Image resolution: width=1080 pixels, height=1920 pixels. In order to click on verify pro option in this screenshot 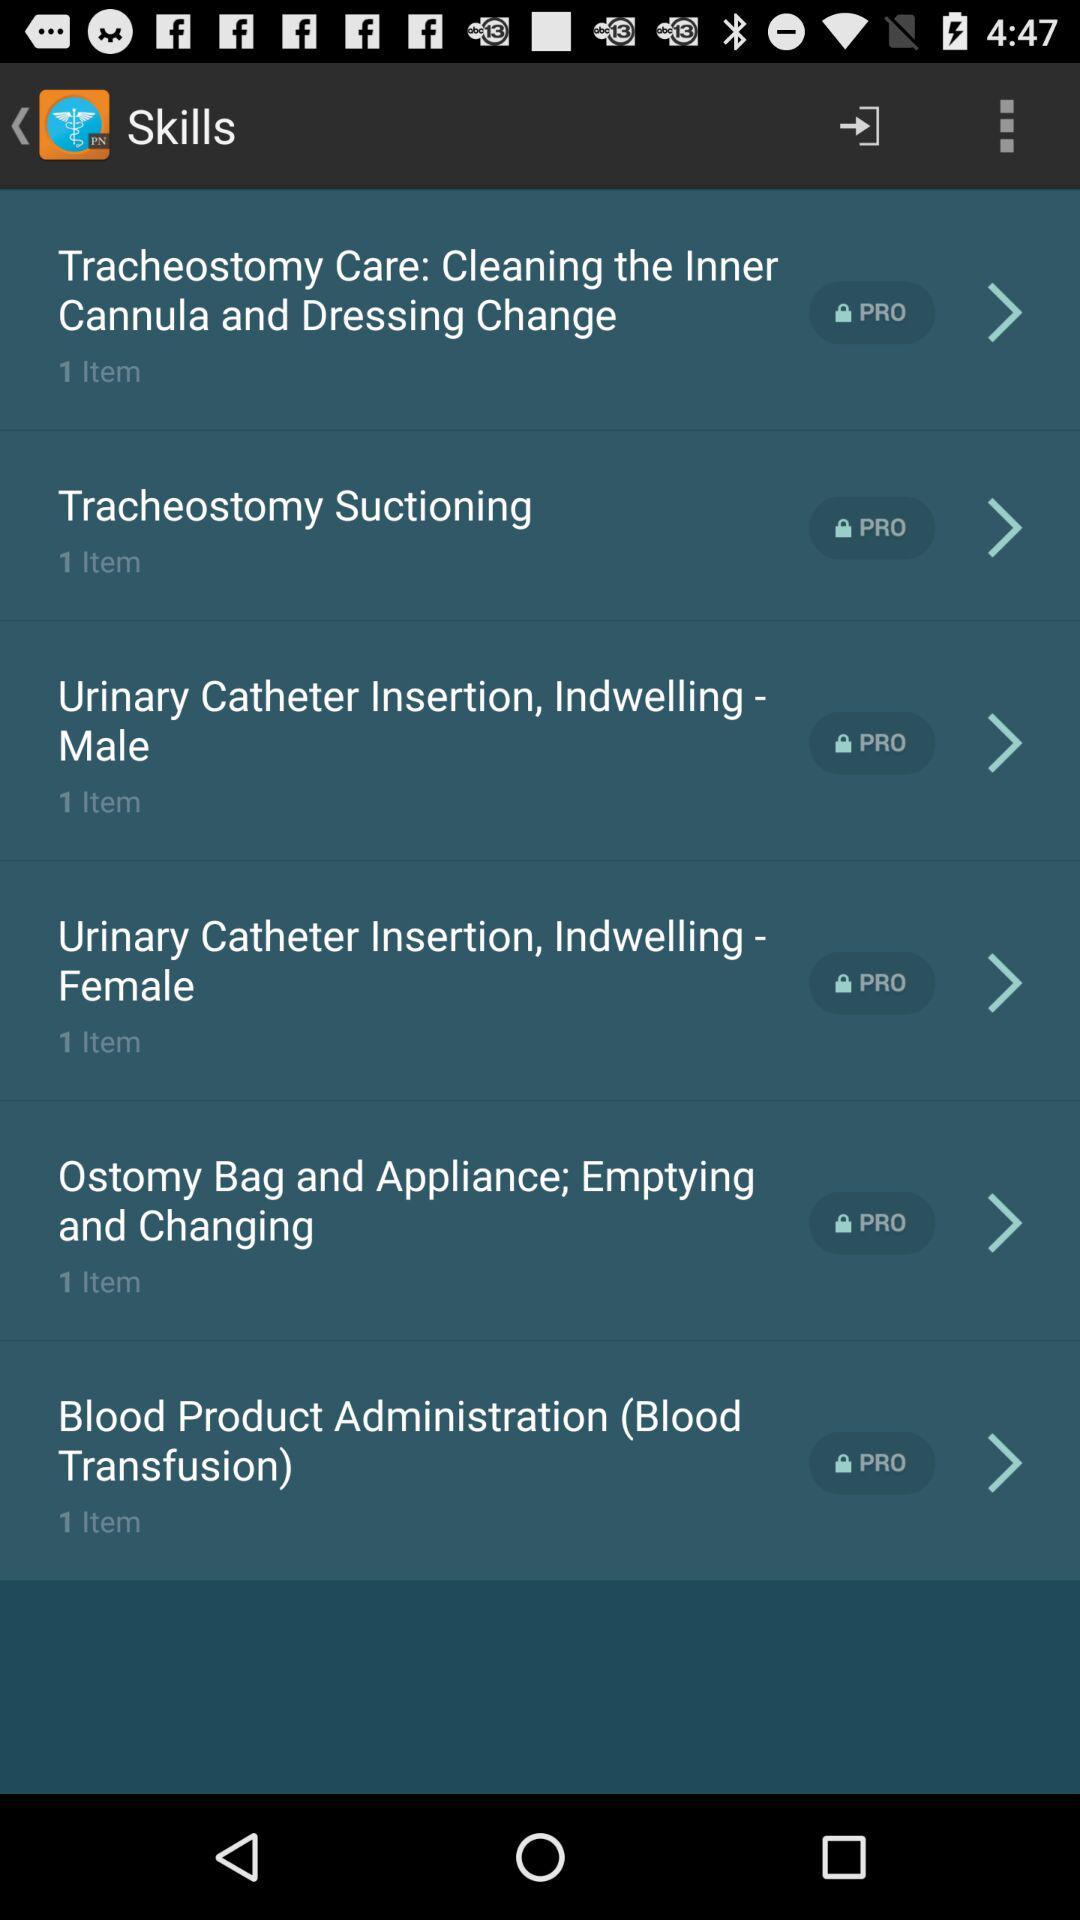, I will do `click(871, 311)`.